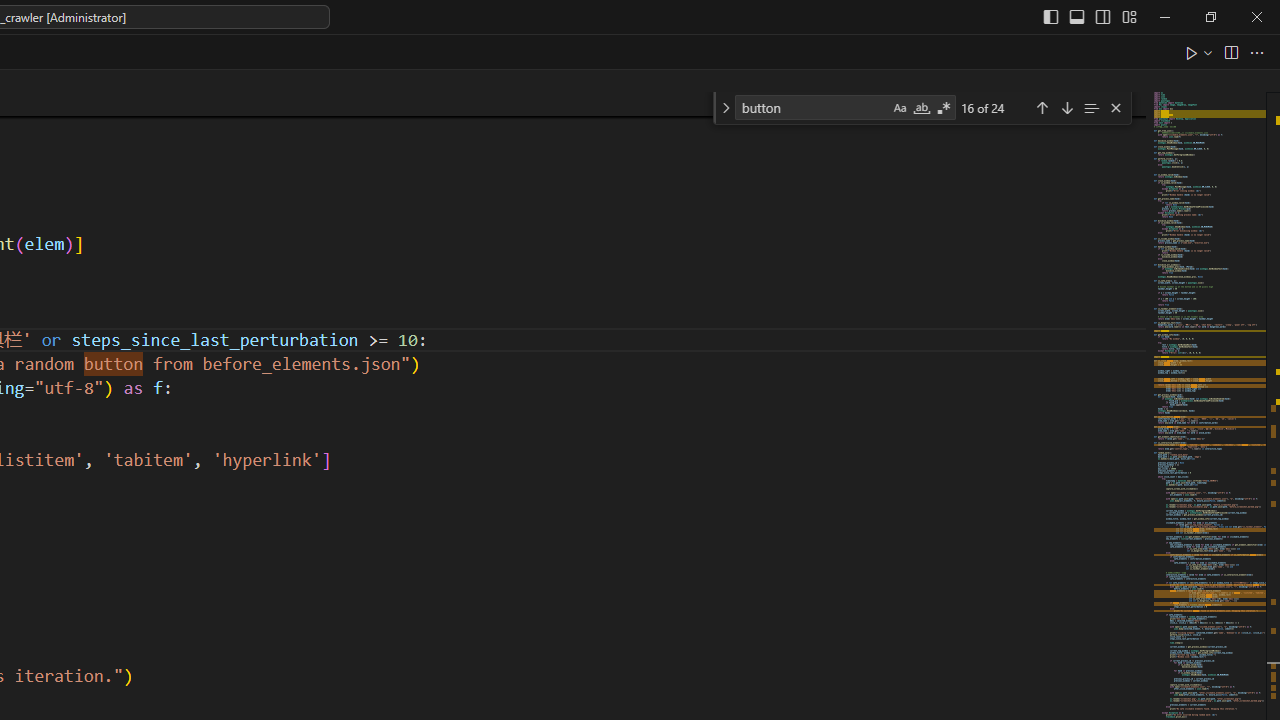 The image size is (1280, 720). Describe the element at coordinates (943, 108) in the screenshot. I see `'Use Regular Expression (Alt+R)'` at that location.